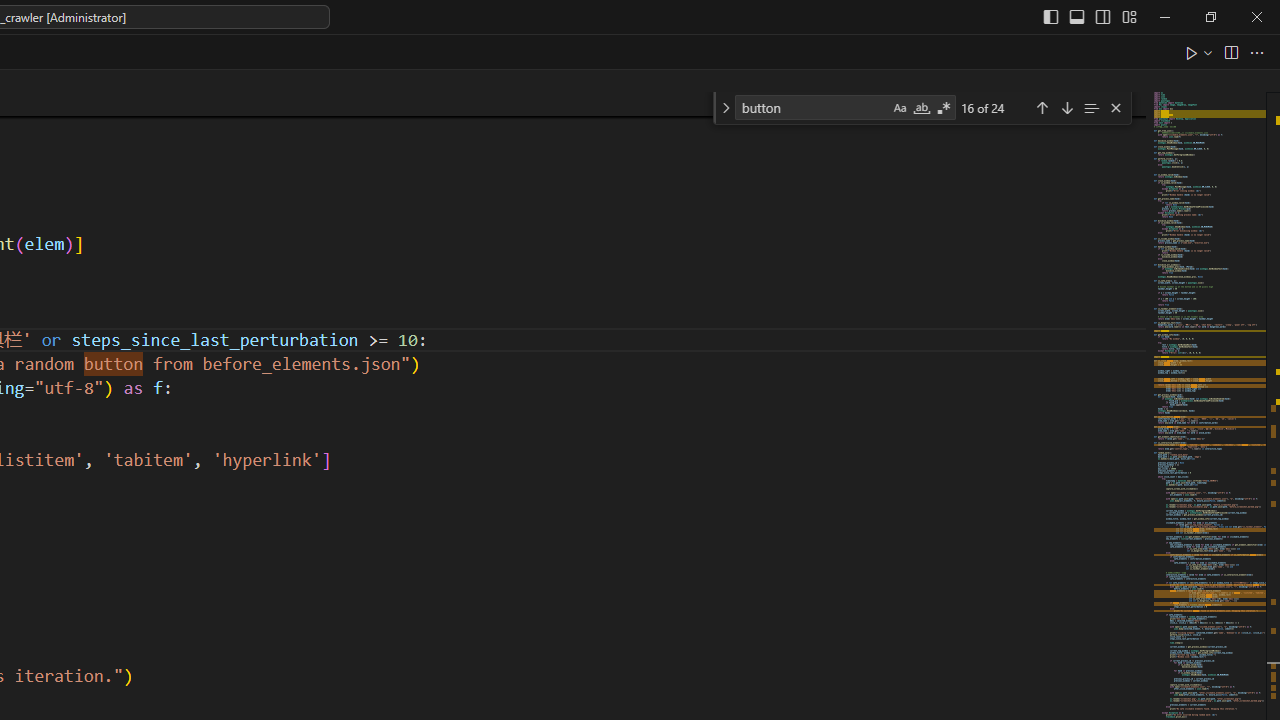 The image size is (1280, 720). Describe the element at coordinates (943, 108) in the screenshot. I see `'Use Regular Expression (Alt+R)'` at that location.